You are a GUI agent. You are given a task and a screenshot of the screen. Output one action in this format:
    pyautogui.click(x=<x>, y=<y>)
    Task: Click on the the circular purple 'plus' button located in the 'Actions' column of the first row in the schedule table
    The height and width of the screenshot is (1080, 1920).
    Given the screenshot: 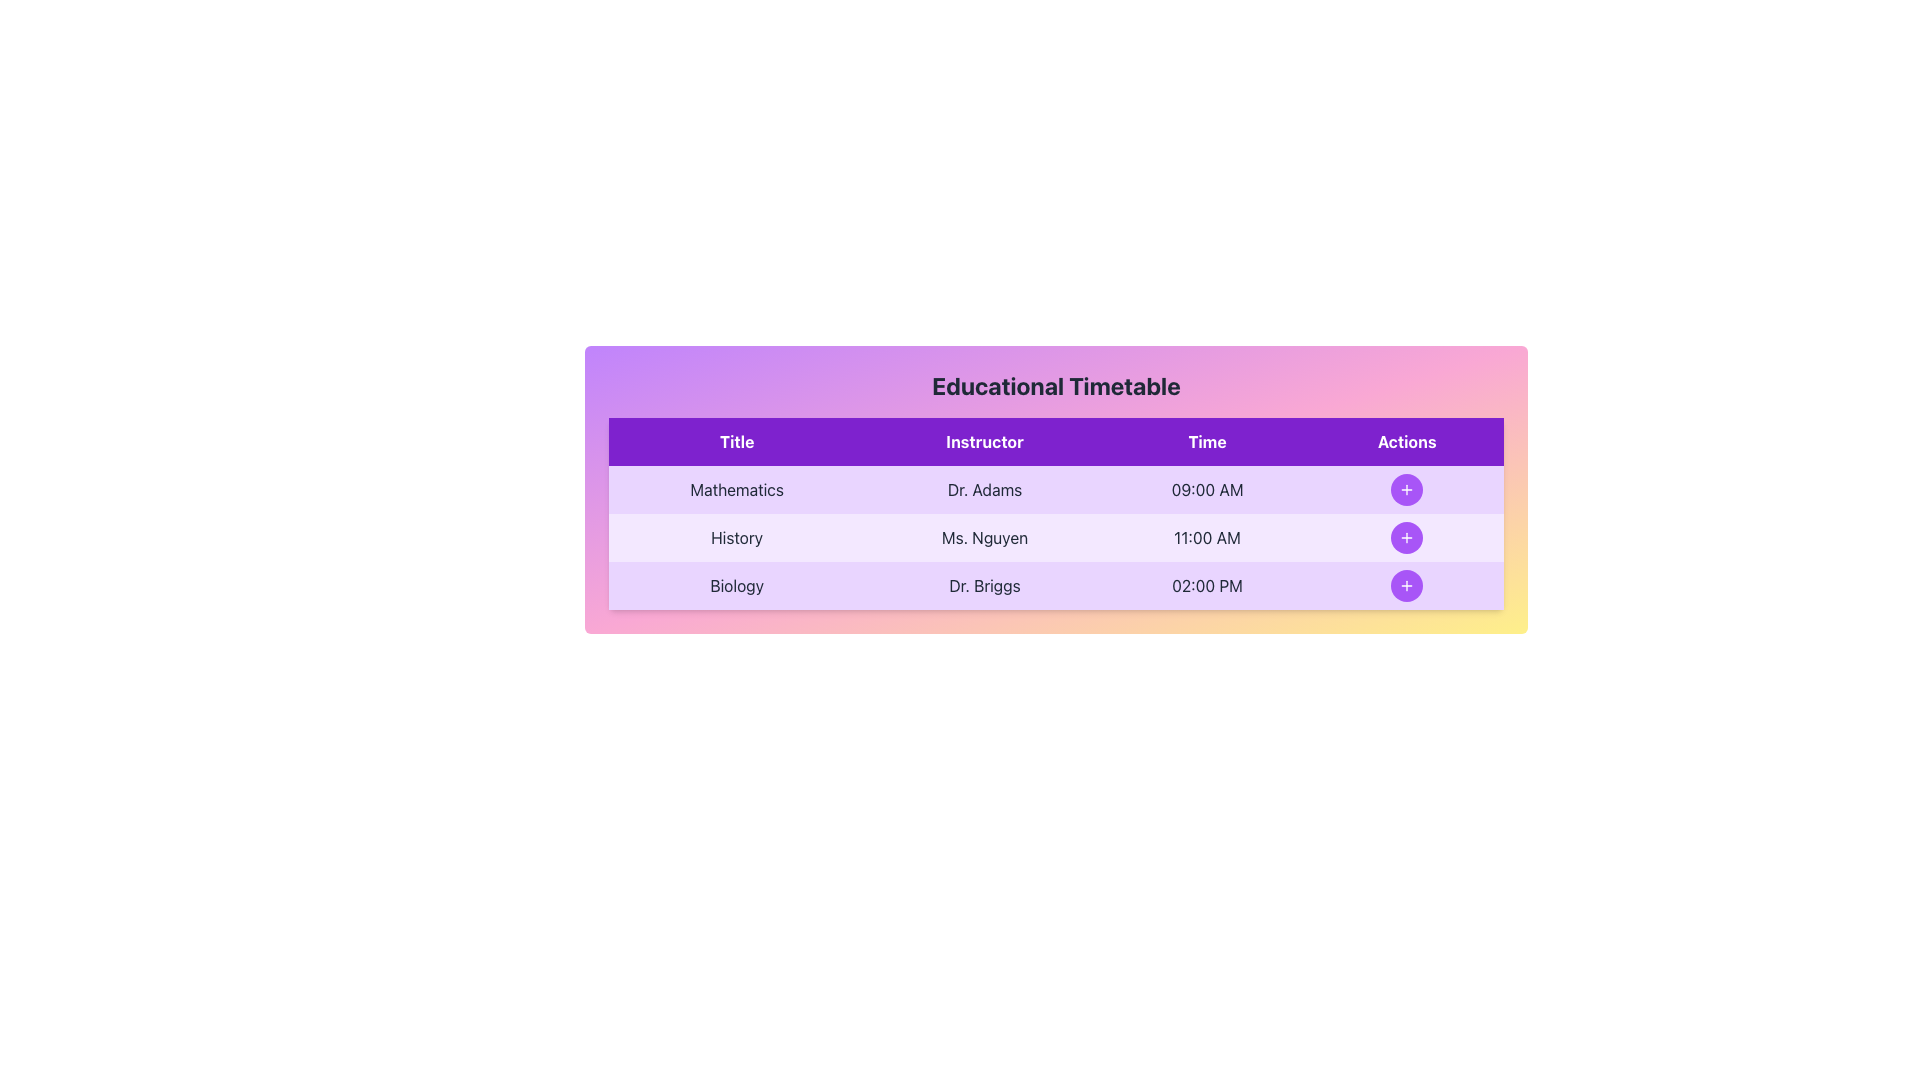 What is the action you would take?
    pyautogui.click(x=1406, y=489)
    